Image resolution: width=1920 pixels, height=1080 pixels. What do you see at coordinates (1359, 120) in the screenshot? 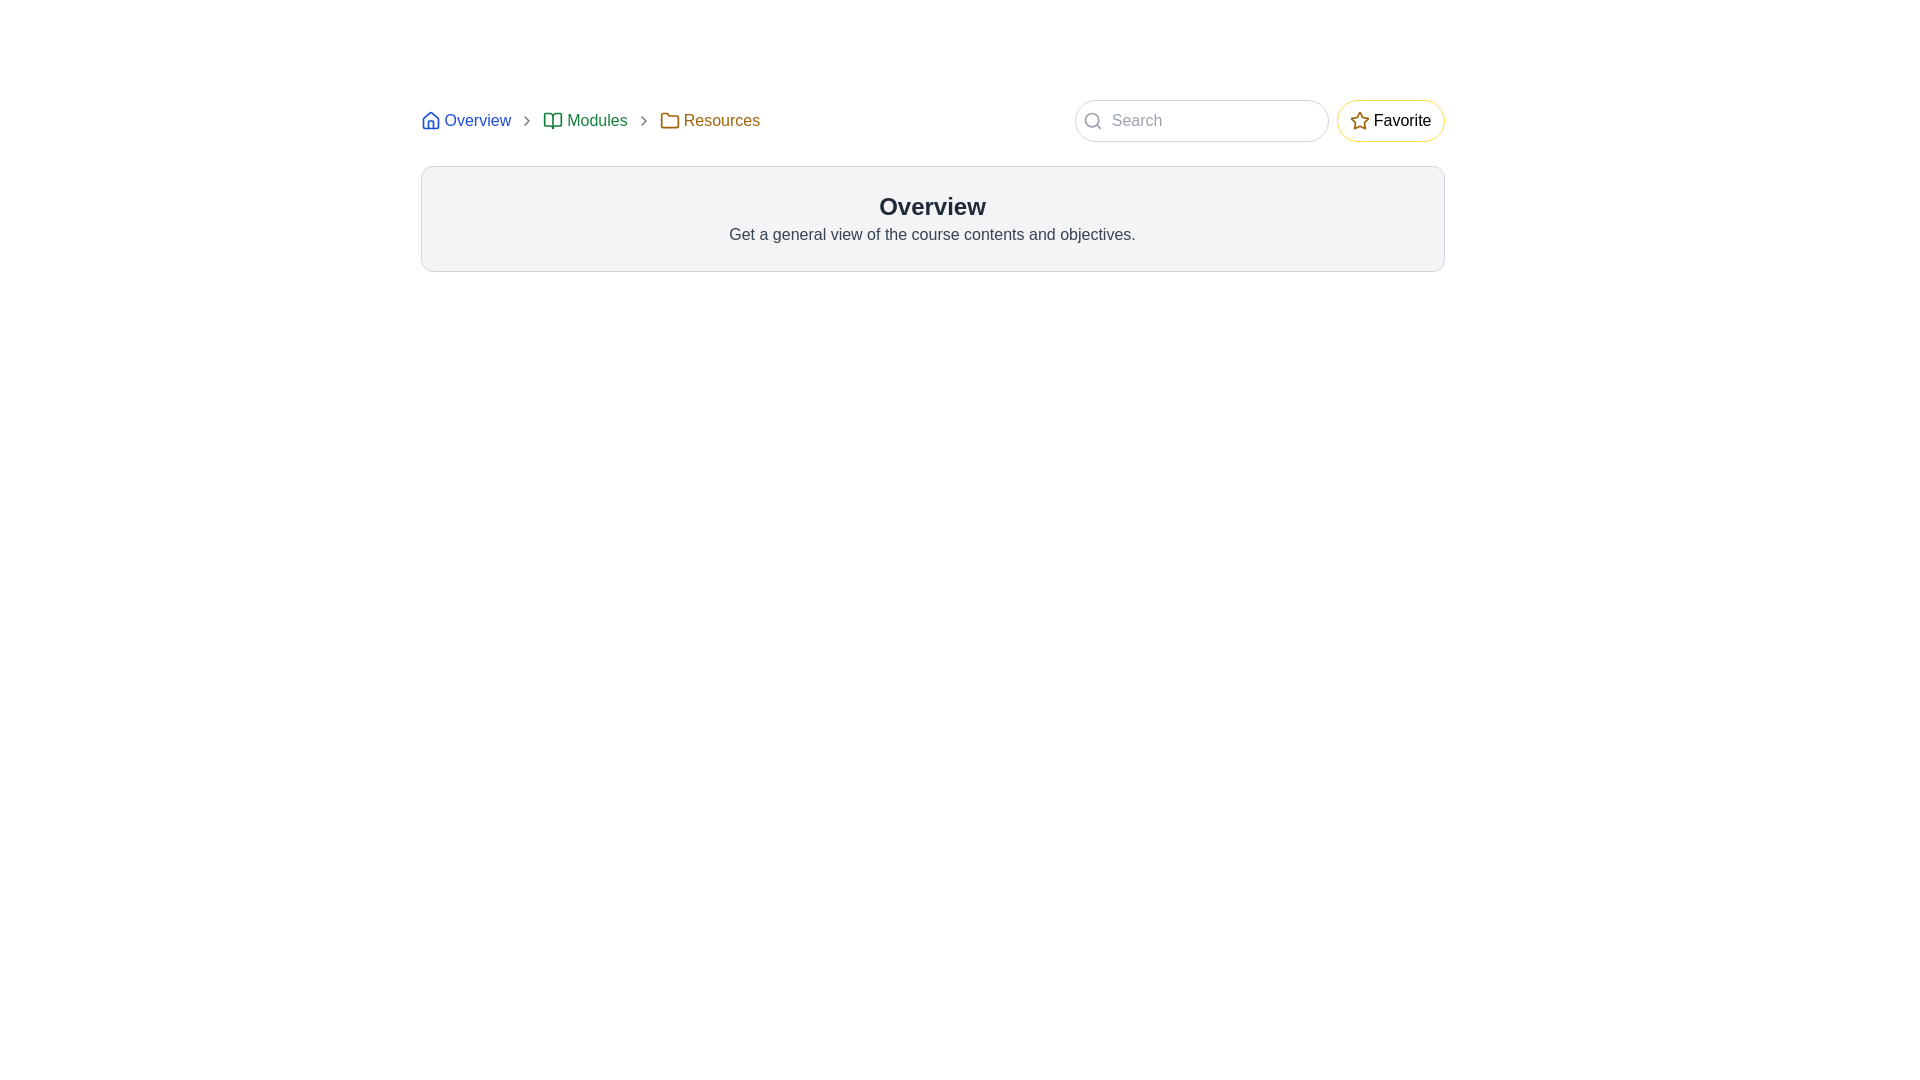
I see `the star icon located inside the 'Favorite' button, positioned to the left of the 'Favorite' text` at bounding box center [1359, 120].